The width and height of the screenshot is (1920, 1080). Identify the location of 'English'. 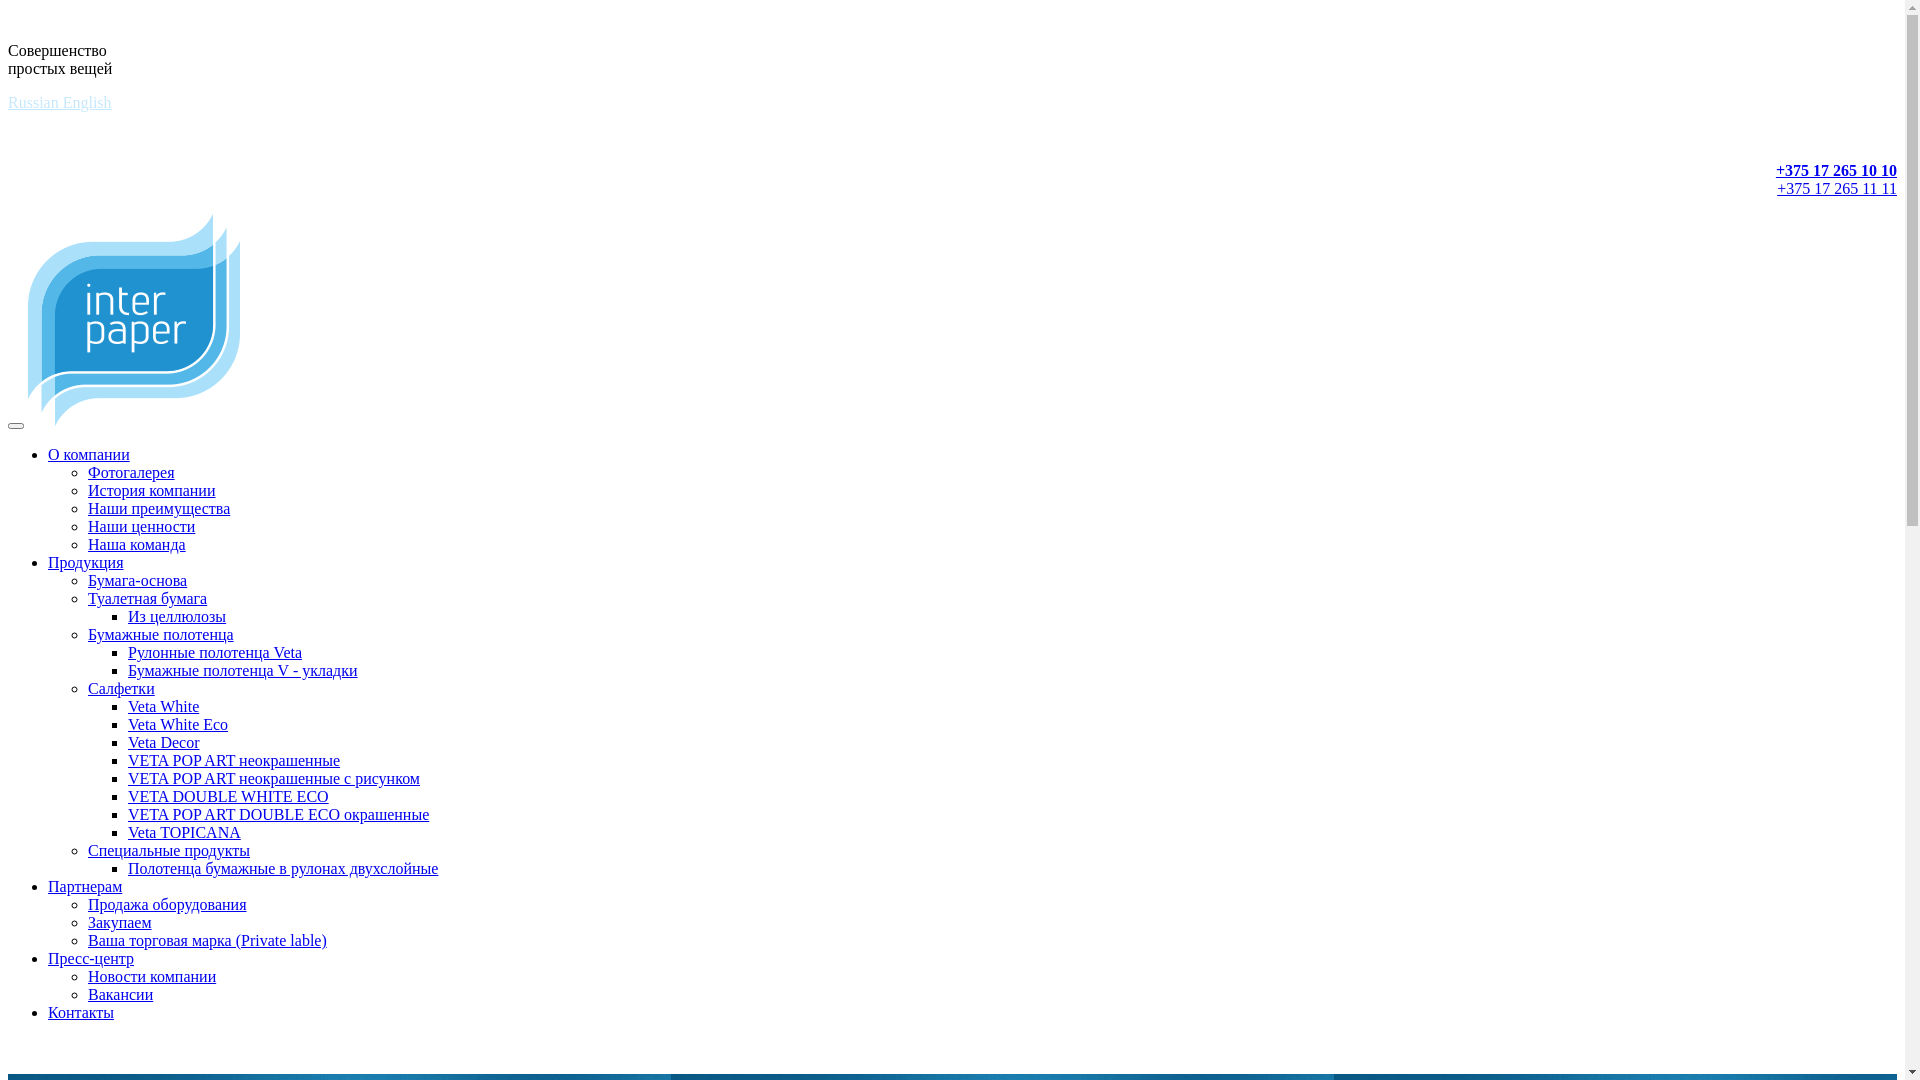
(86, 102).